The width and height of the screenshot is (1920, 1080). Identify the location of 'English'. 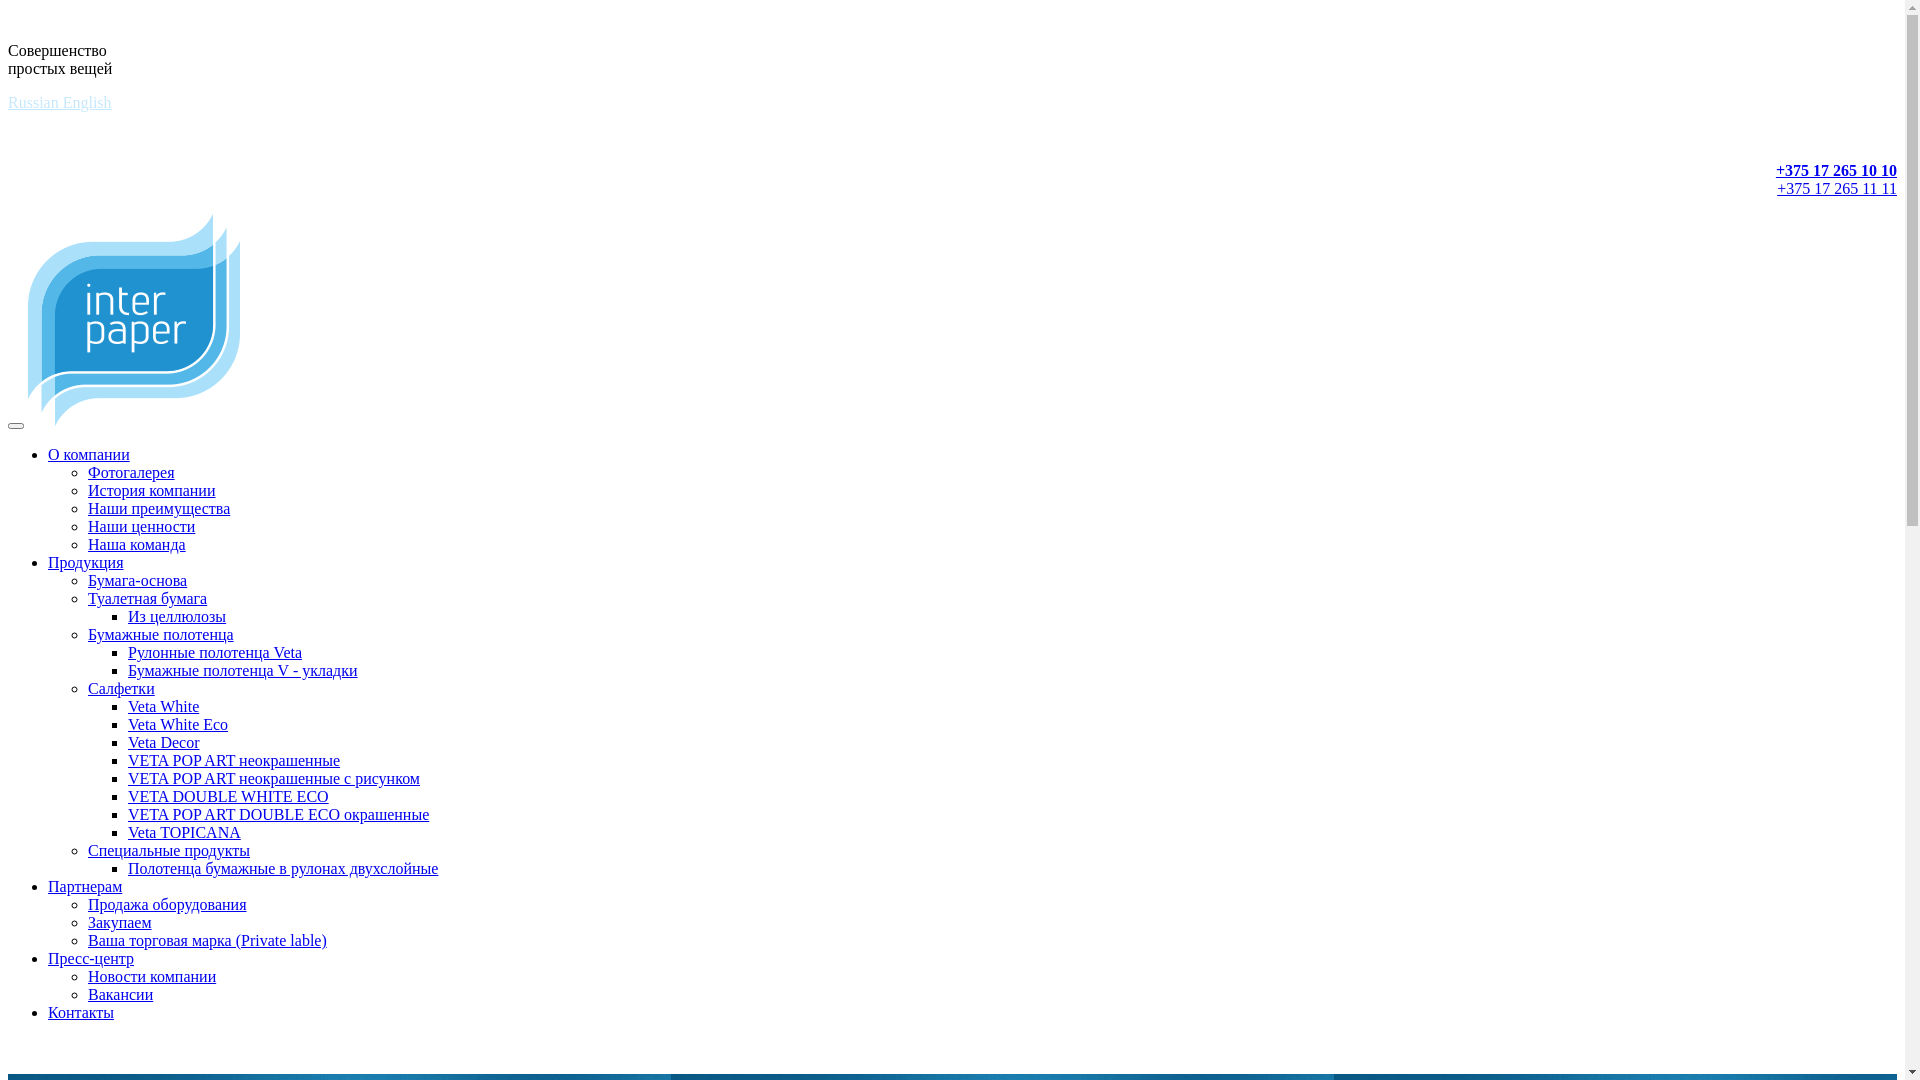
(86, 102).